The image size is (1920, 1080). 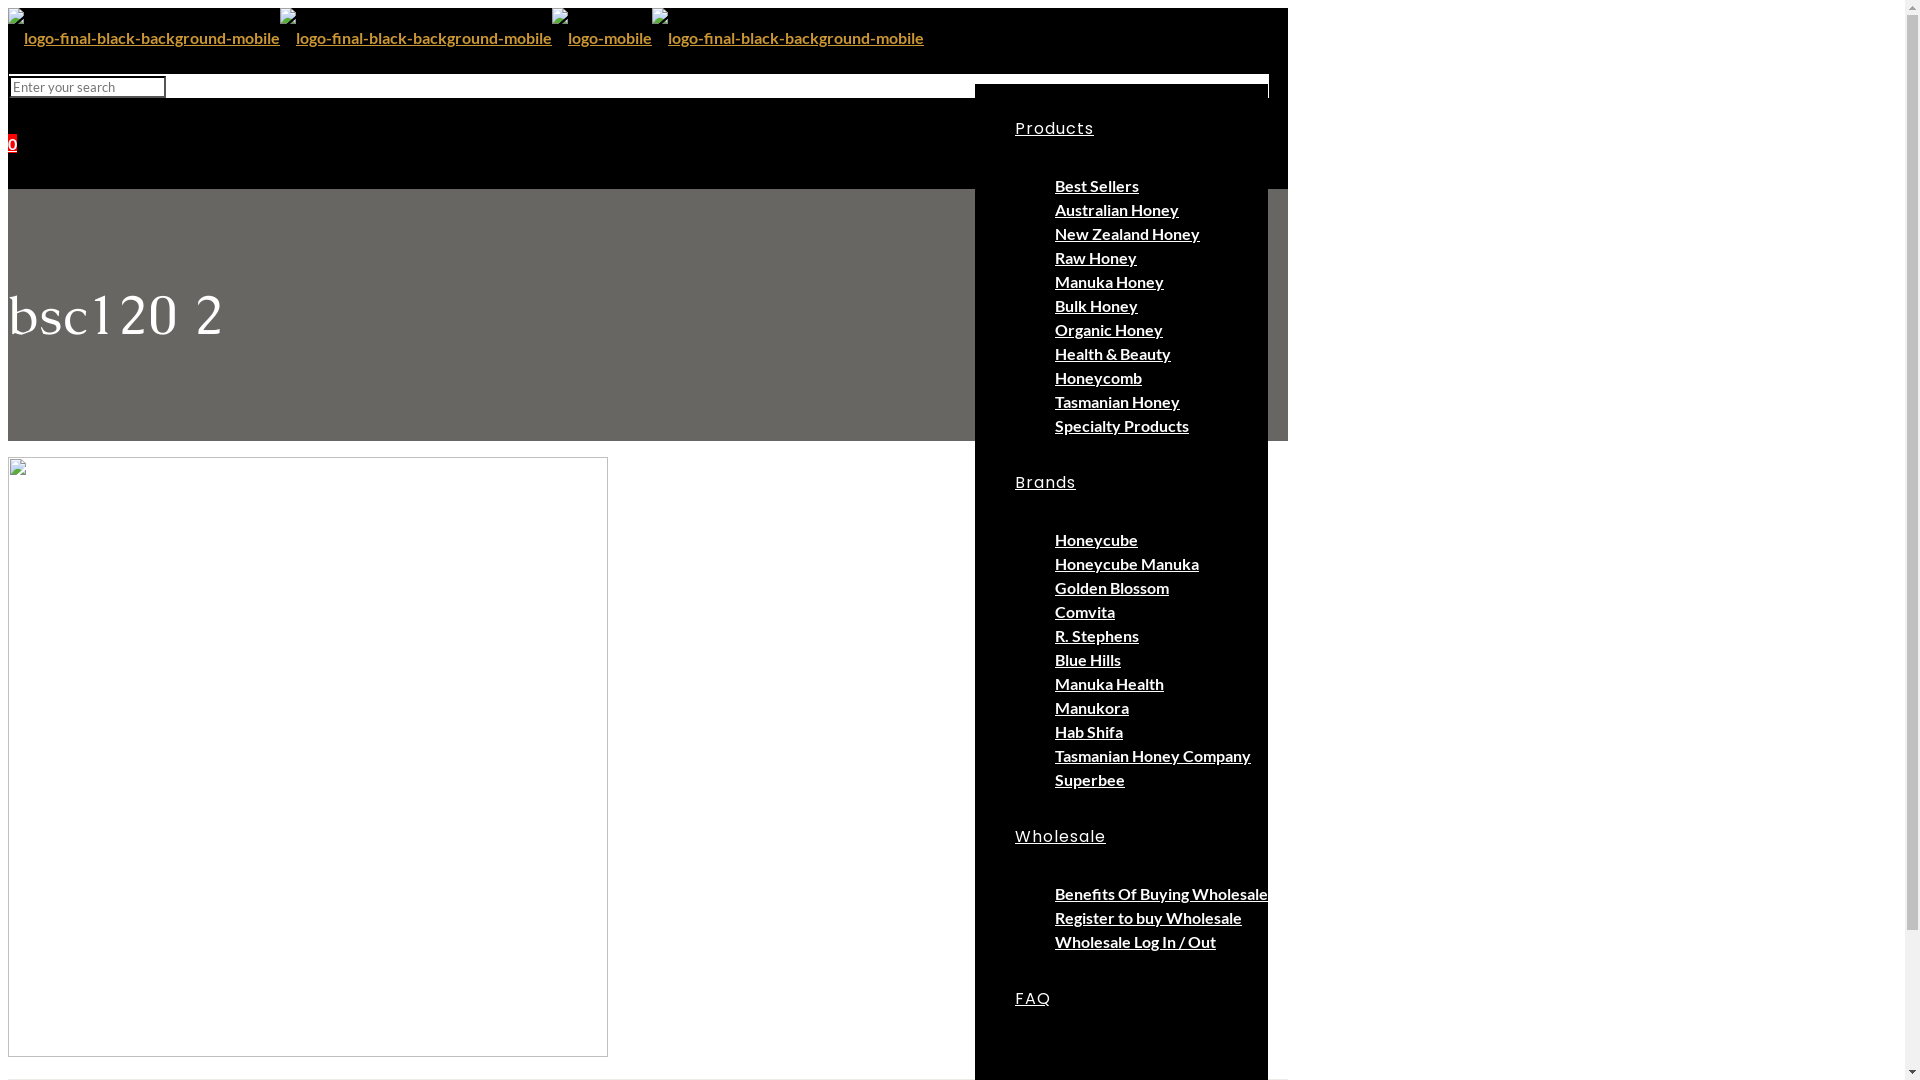 What do you see at coordinates (1083, 610) in the screenshot?
I see `'Comvita'` at bounding box center [1083, 610].